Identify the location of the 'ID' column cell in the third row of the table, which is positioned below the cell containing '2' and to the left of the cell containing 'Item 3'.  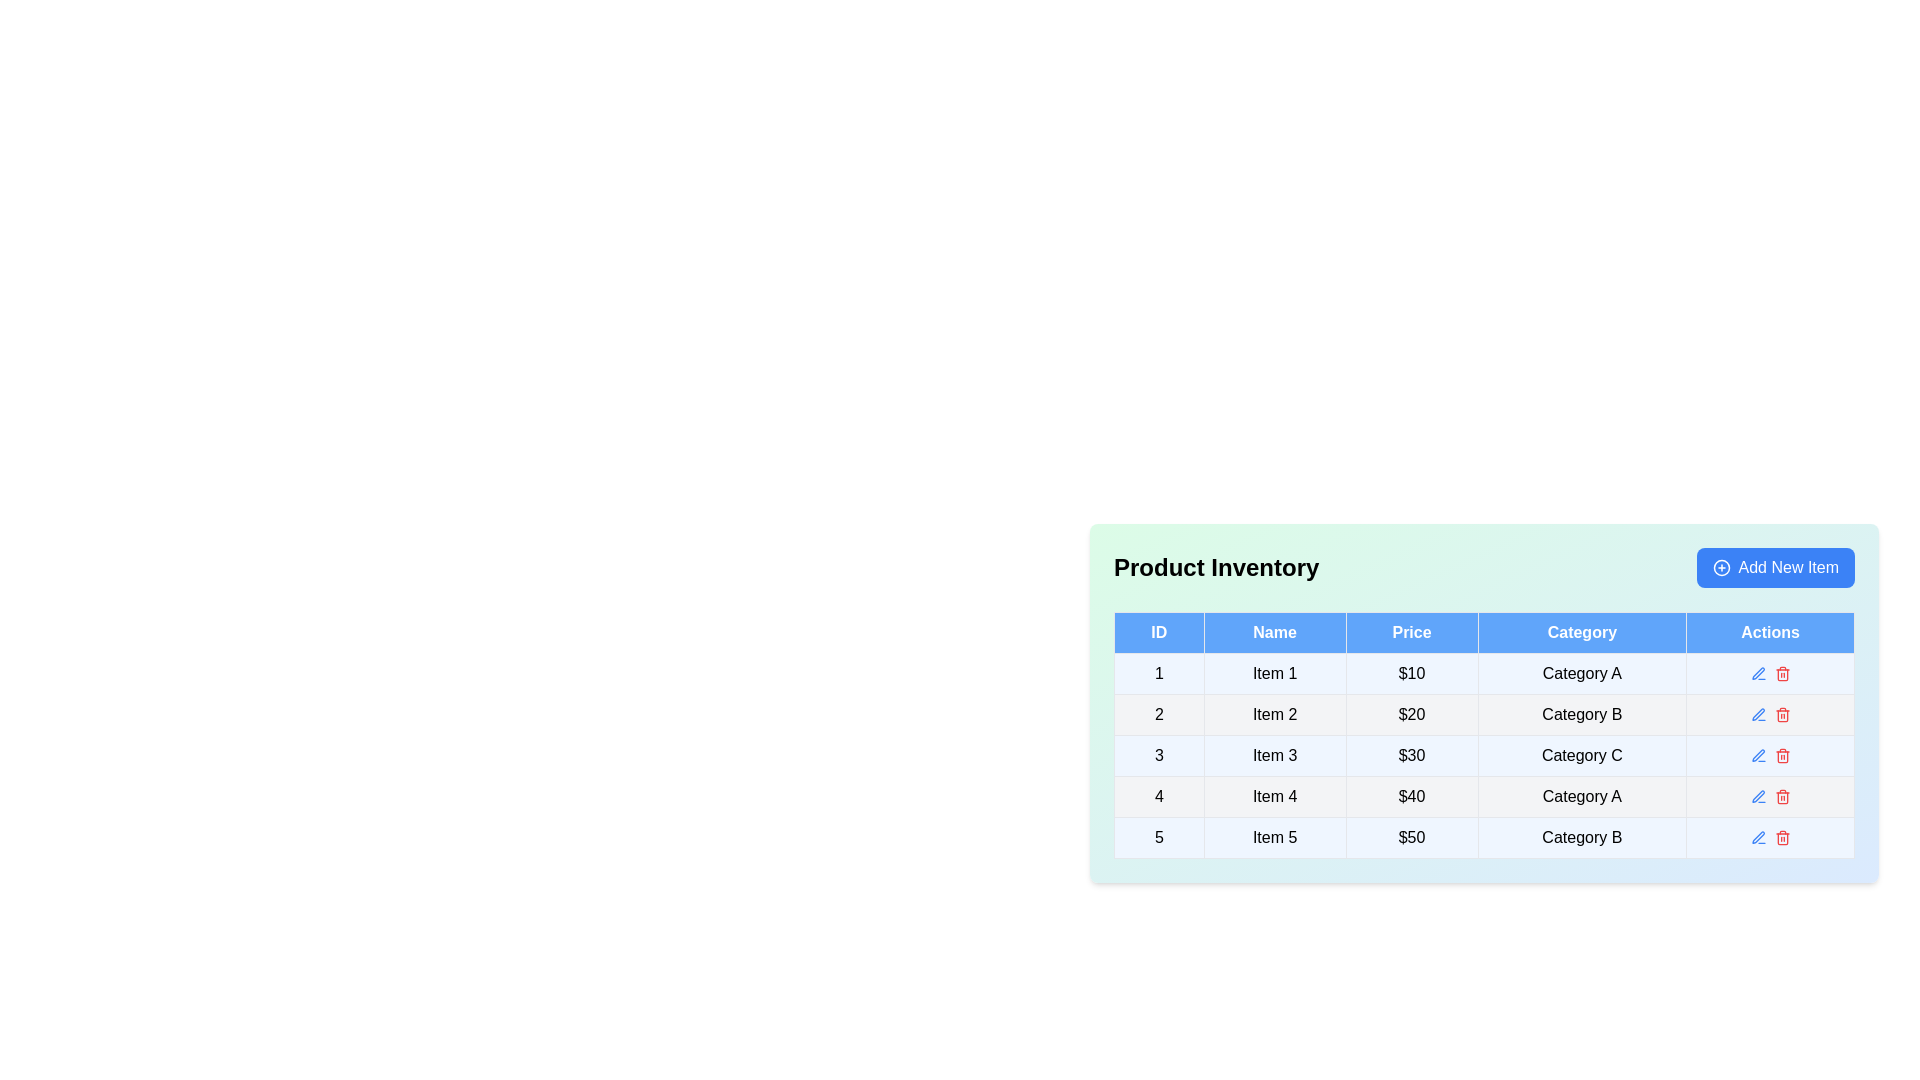
(1159, 756).